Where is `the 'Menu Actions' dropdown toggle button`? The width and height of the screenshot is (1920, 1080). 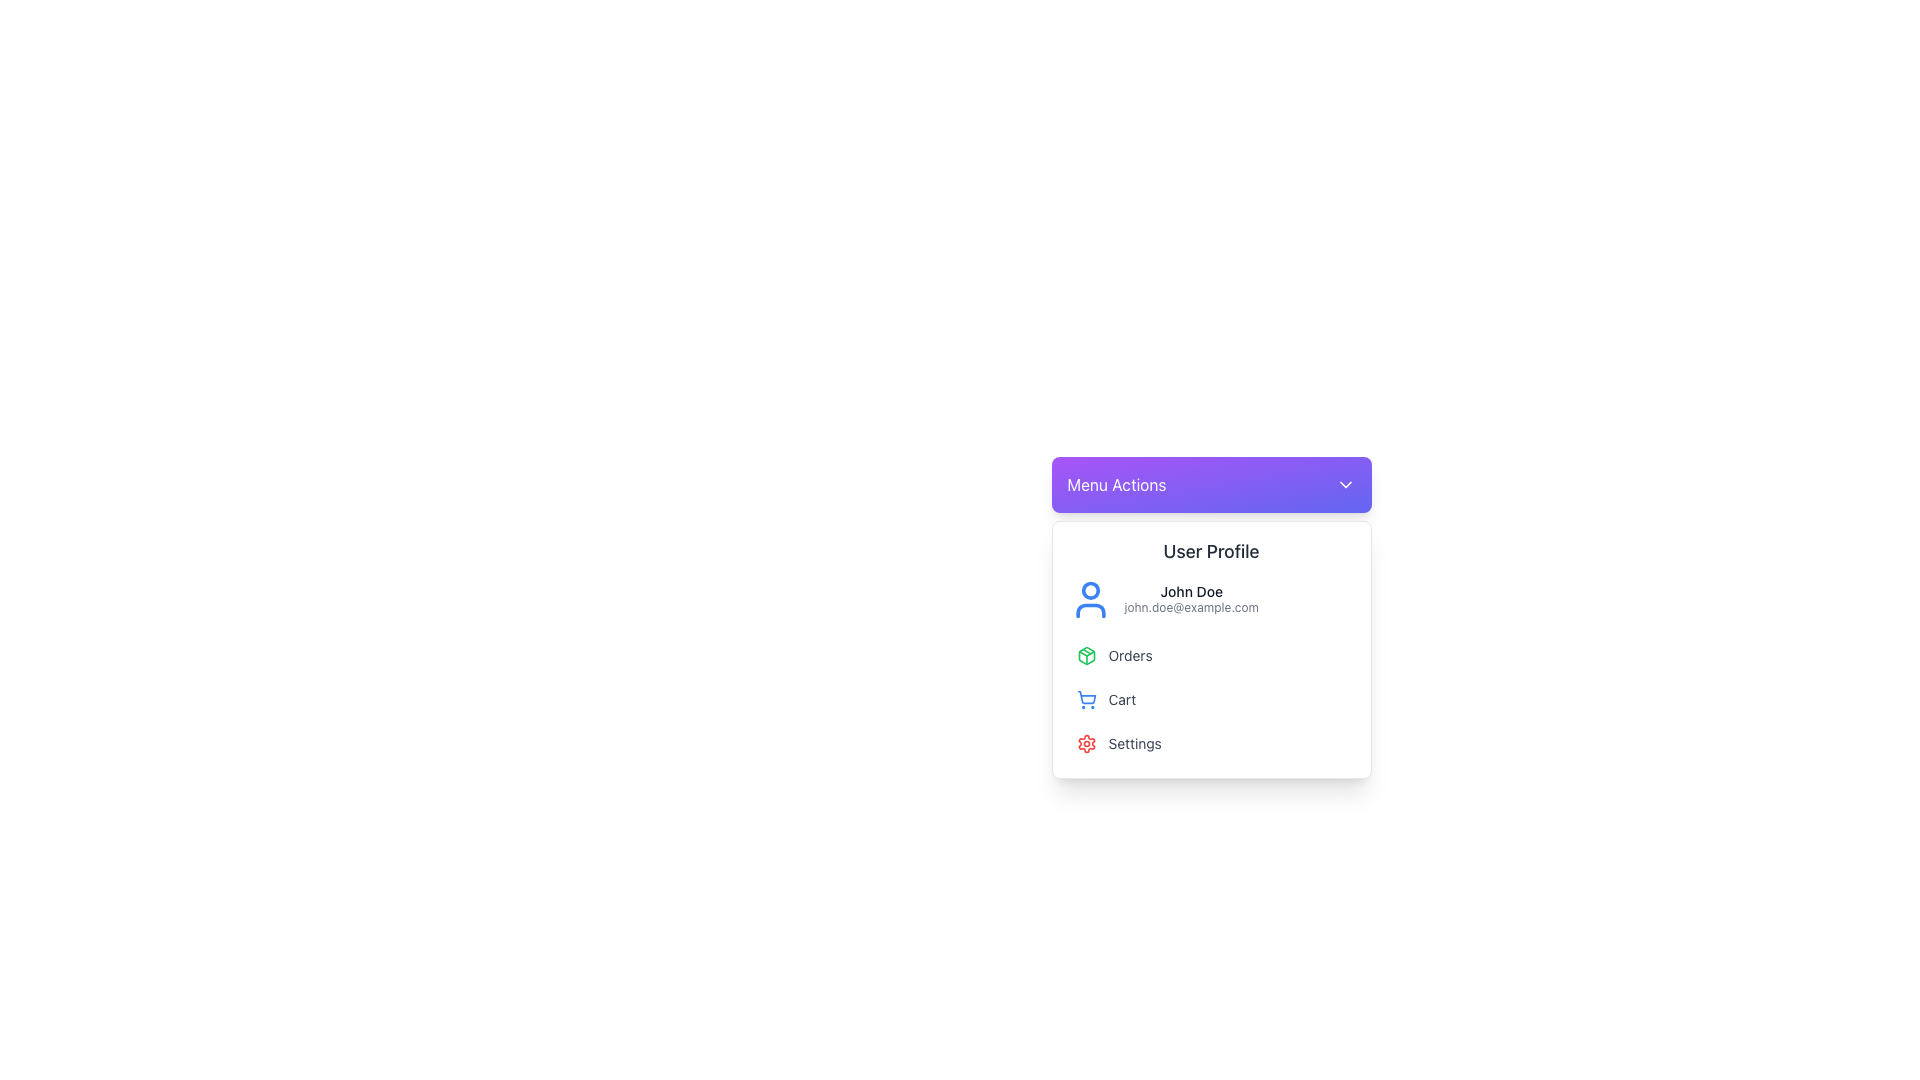
the 'Menu Actions' dropdown toggle button is located at coordinates (1210, 485).